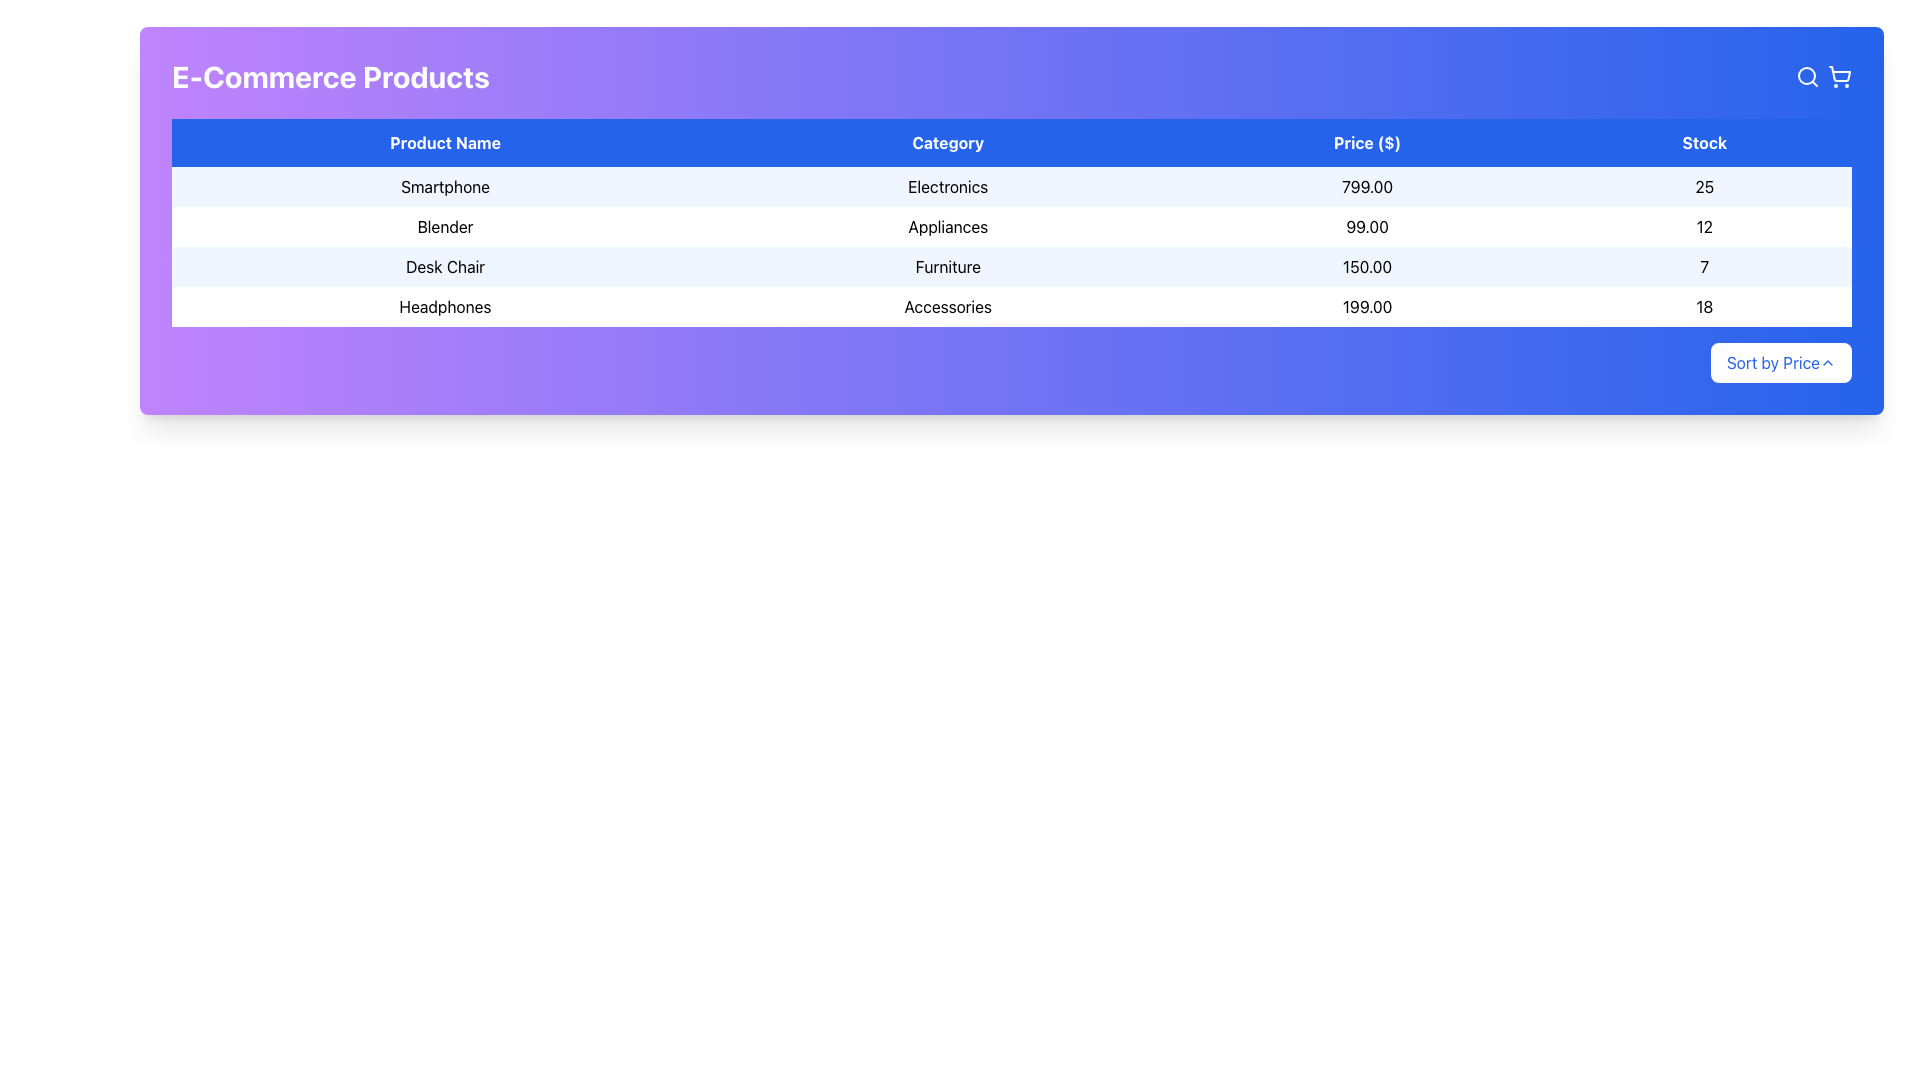  I want to click on the first column header of the table that labels product names, positioned on the far left among the siblings in the header row, so click(444, 141).